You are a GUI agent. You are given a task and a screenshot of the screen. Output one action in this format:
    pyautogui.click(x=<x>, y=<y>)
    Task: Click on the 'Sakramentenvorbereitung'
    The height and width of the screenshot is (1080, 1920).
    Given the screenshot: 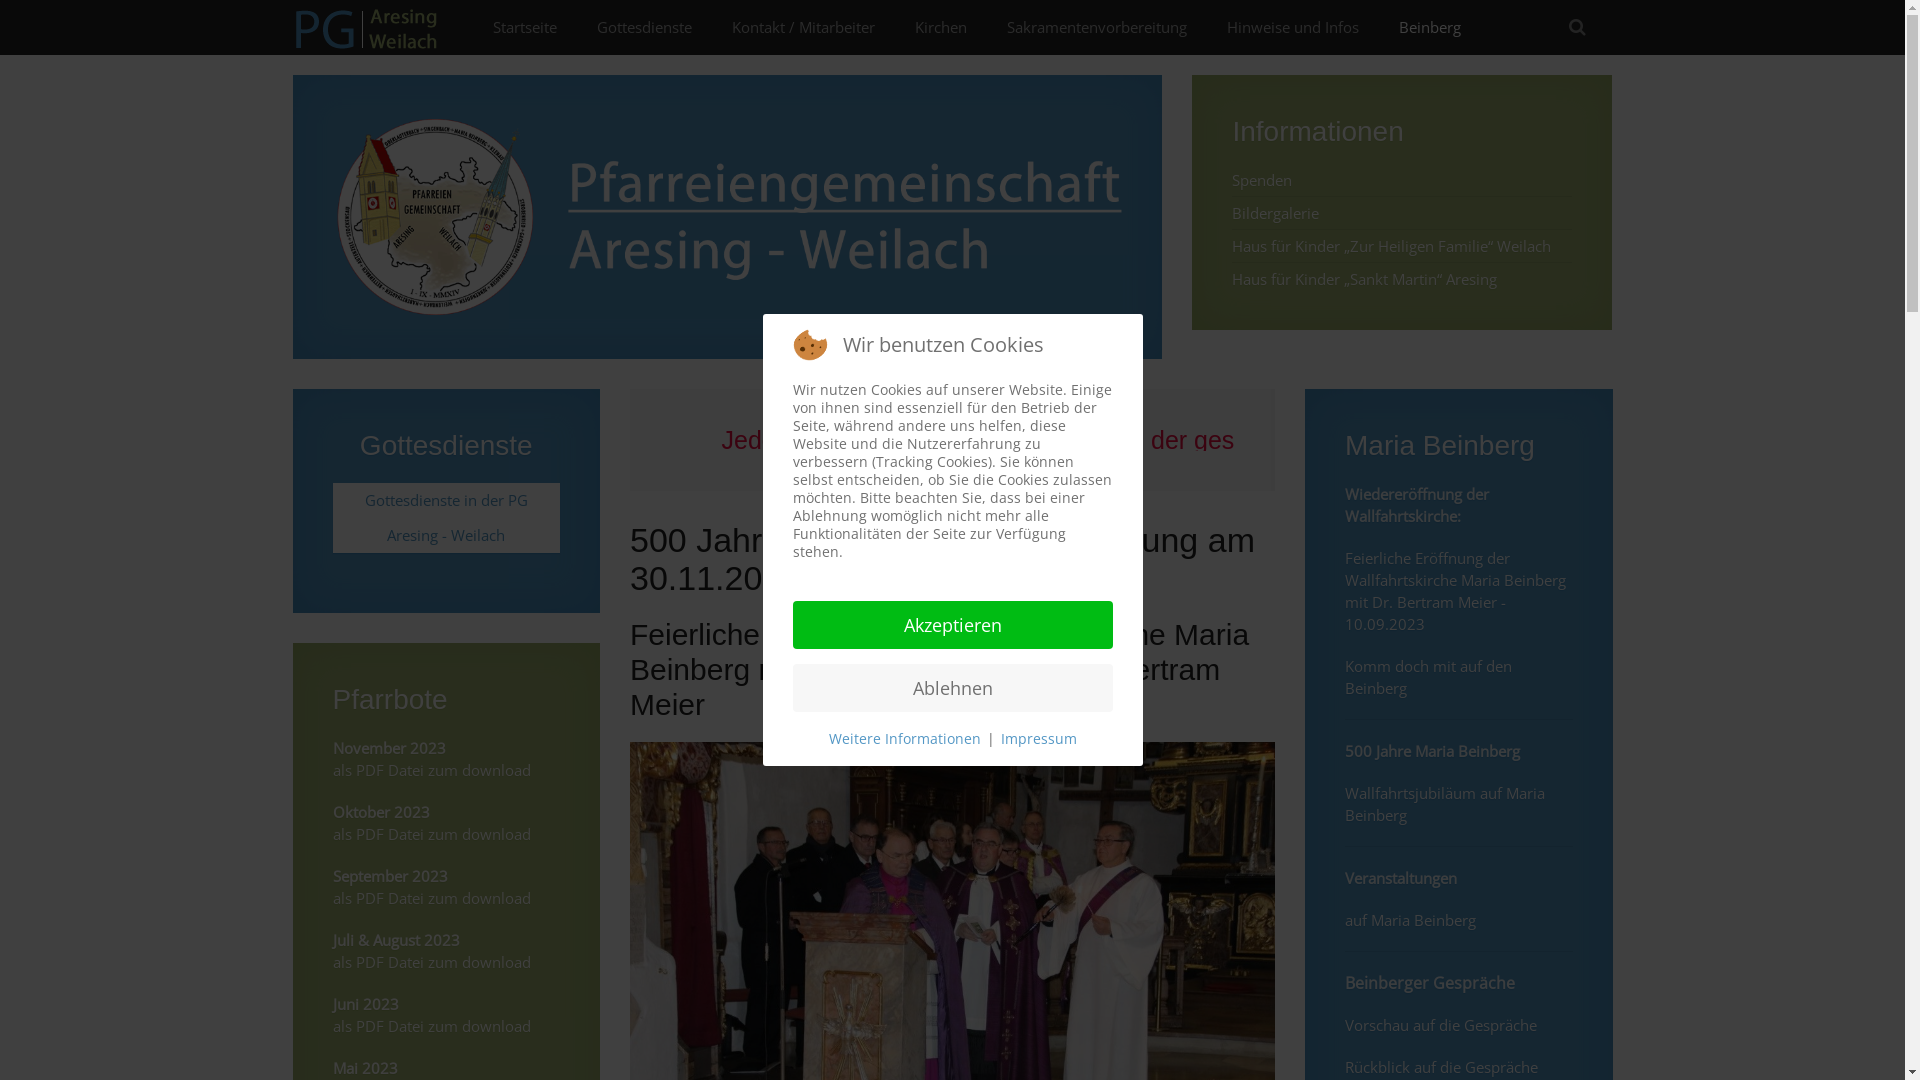 What is the action you would take?
    pyautogui.click(x=1094, y=27)
    